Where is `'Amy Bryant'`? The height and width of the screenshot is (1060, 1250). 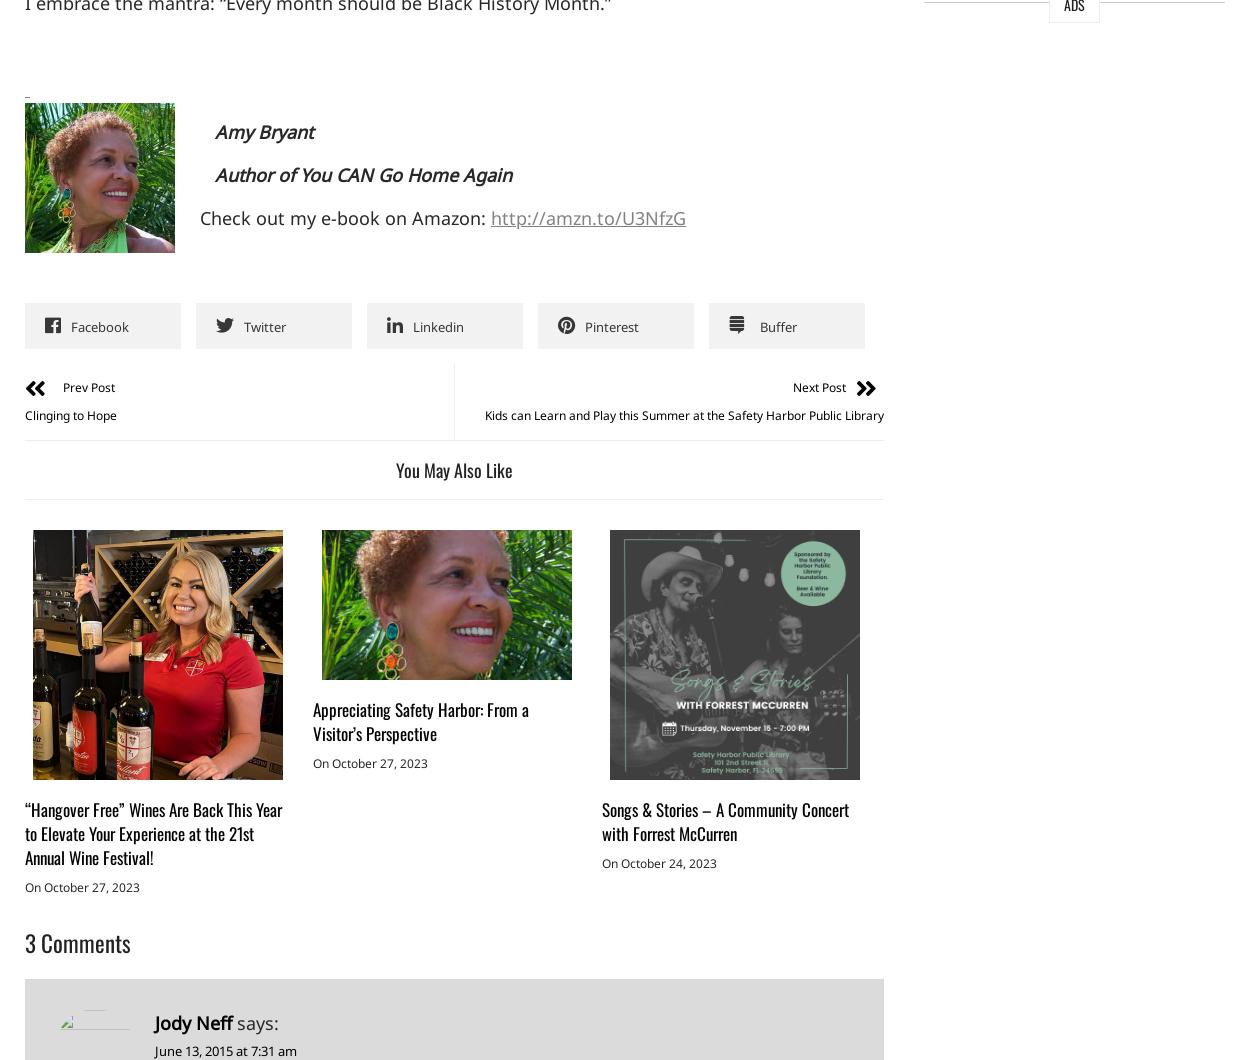
'Amy Bryant' is located at coordinates (256, 131).